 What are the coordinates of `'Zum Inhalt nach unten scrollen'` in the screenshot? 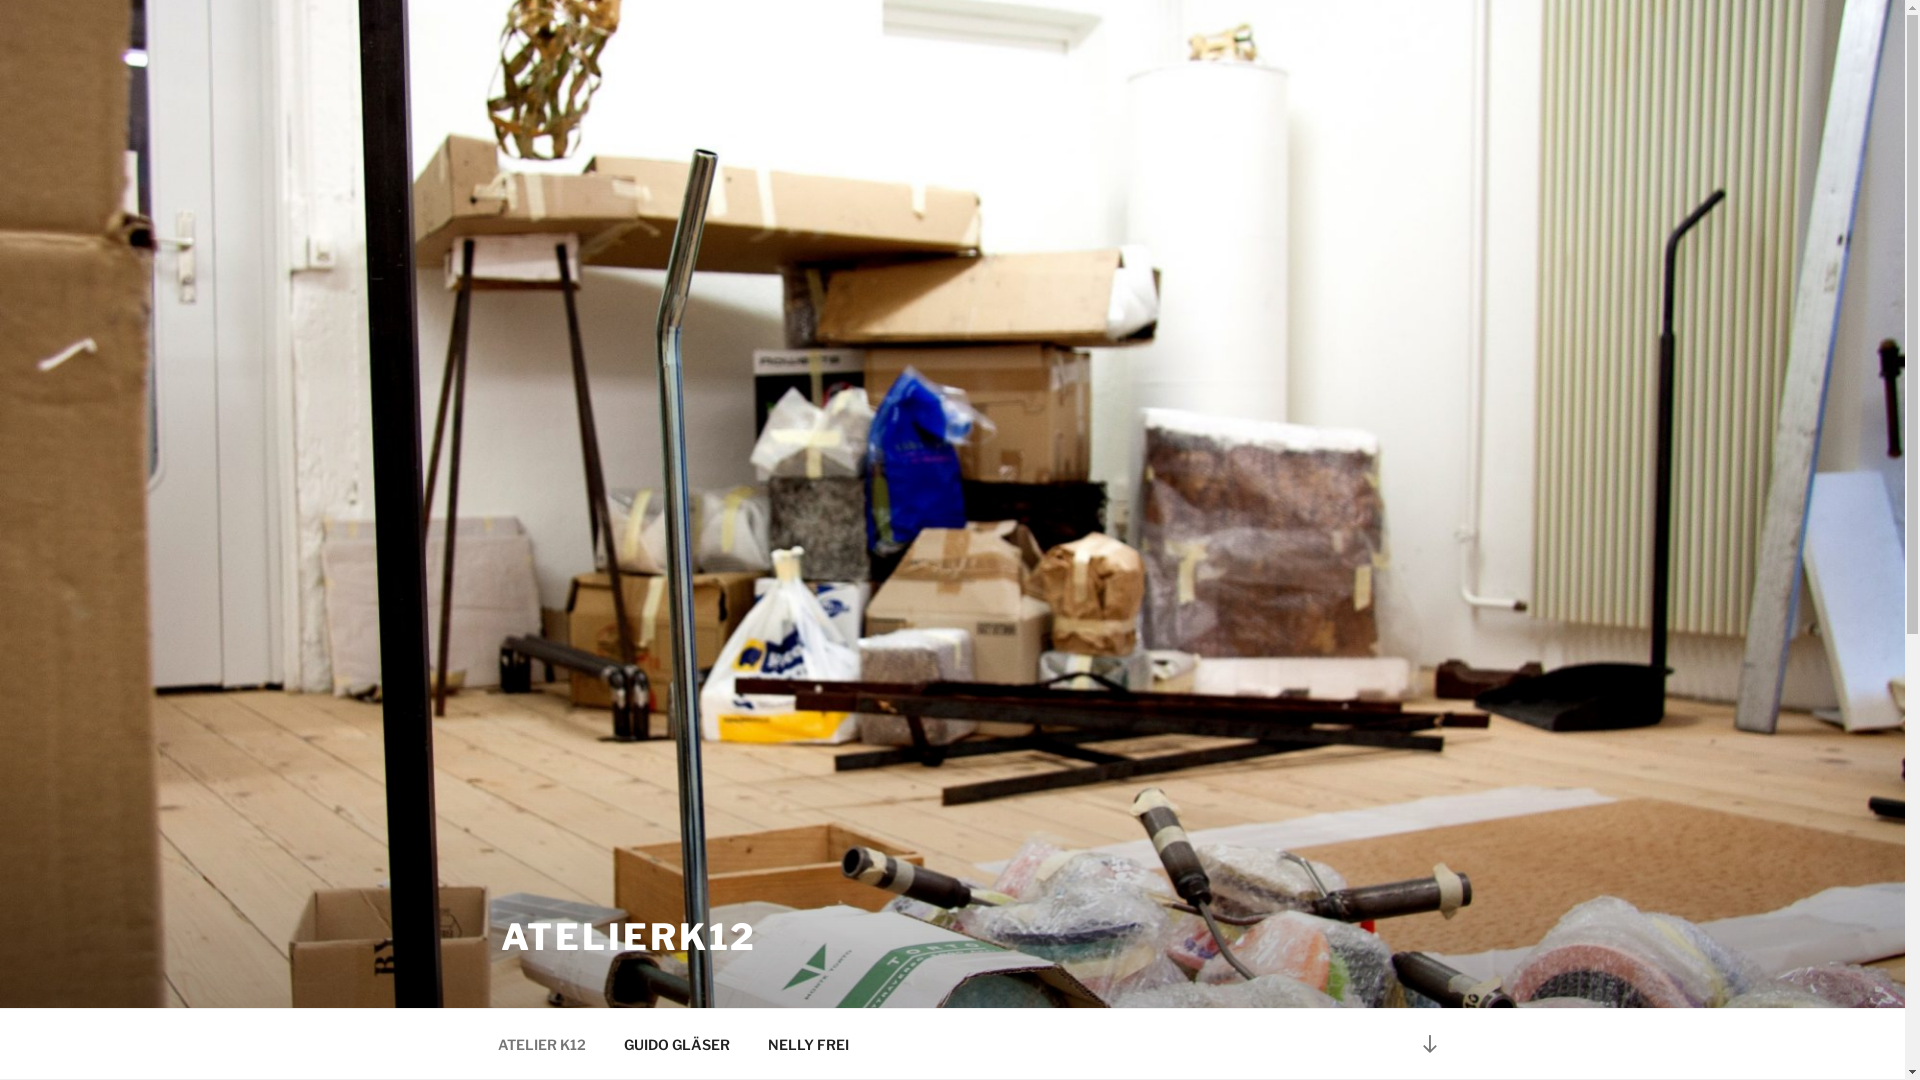 It's located at (1428, 1042).